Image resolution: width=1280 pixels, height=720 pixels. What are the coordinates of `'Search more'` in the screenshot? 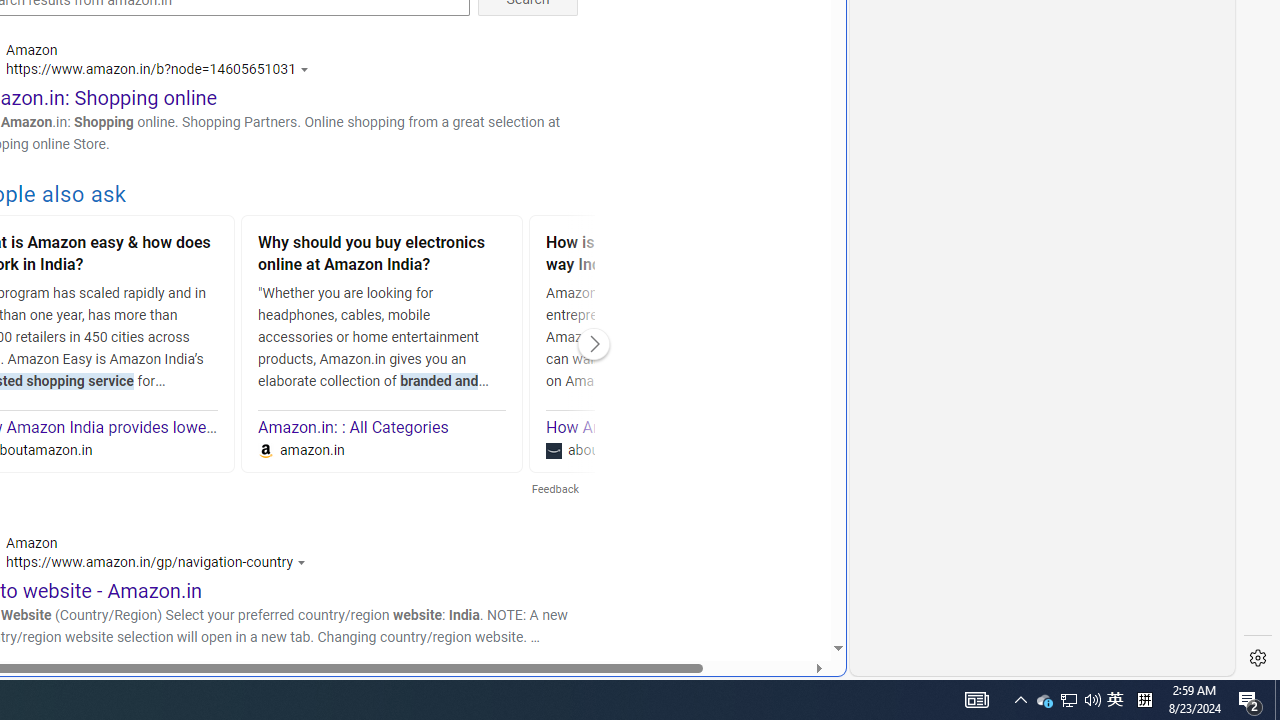 It's located at (791, 587).